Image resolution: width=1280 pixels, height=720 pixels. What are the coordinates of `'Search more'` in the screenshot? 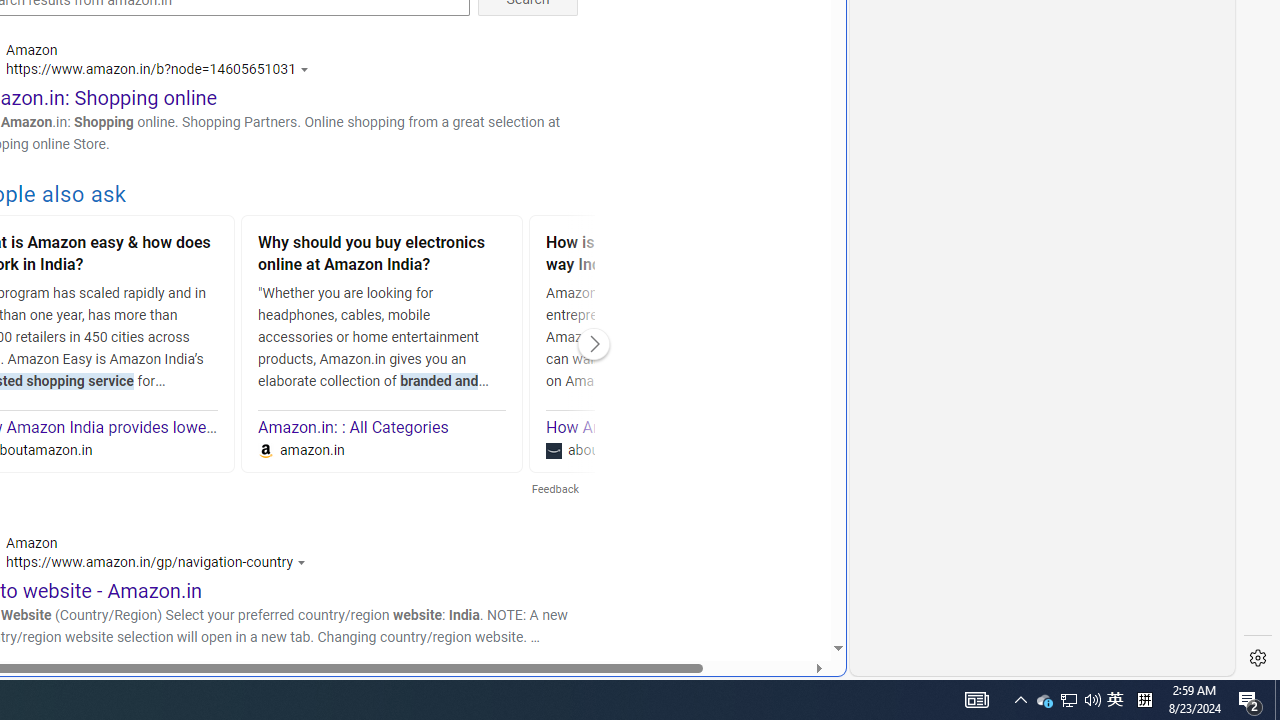 It's located at (791, 587).